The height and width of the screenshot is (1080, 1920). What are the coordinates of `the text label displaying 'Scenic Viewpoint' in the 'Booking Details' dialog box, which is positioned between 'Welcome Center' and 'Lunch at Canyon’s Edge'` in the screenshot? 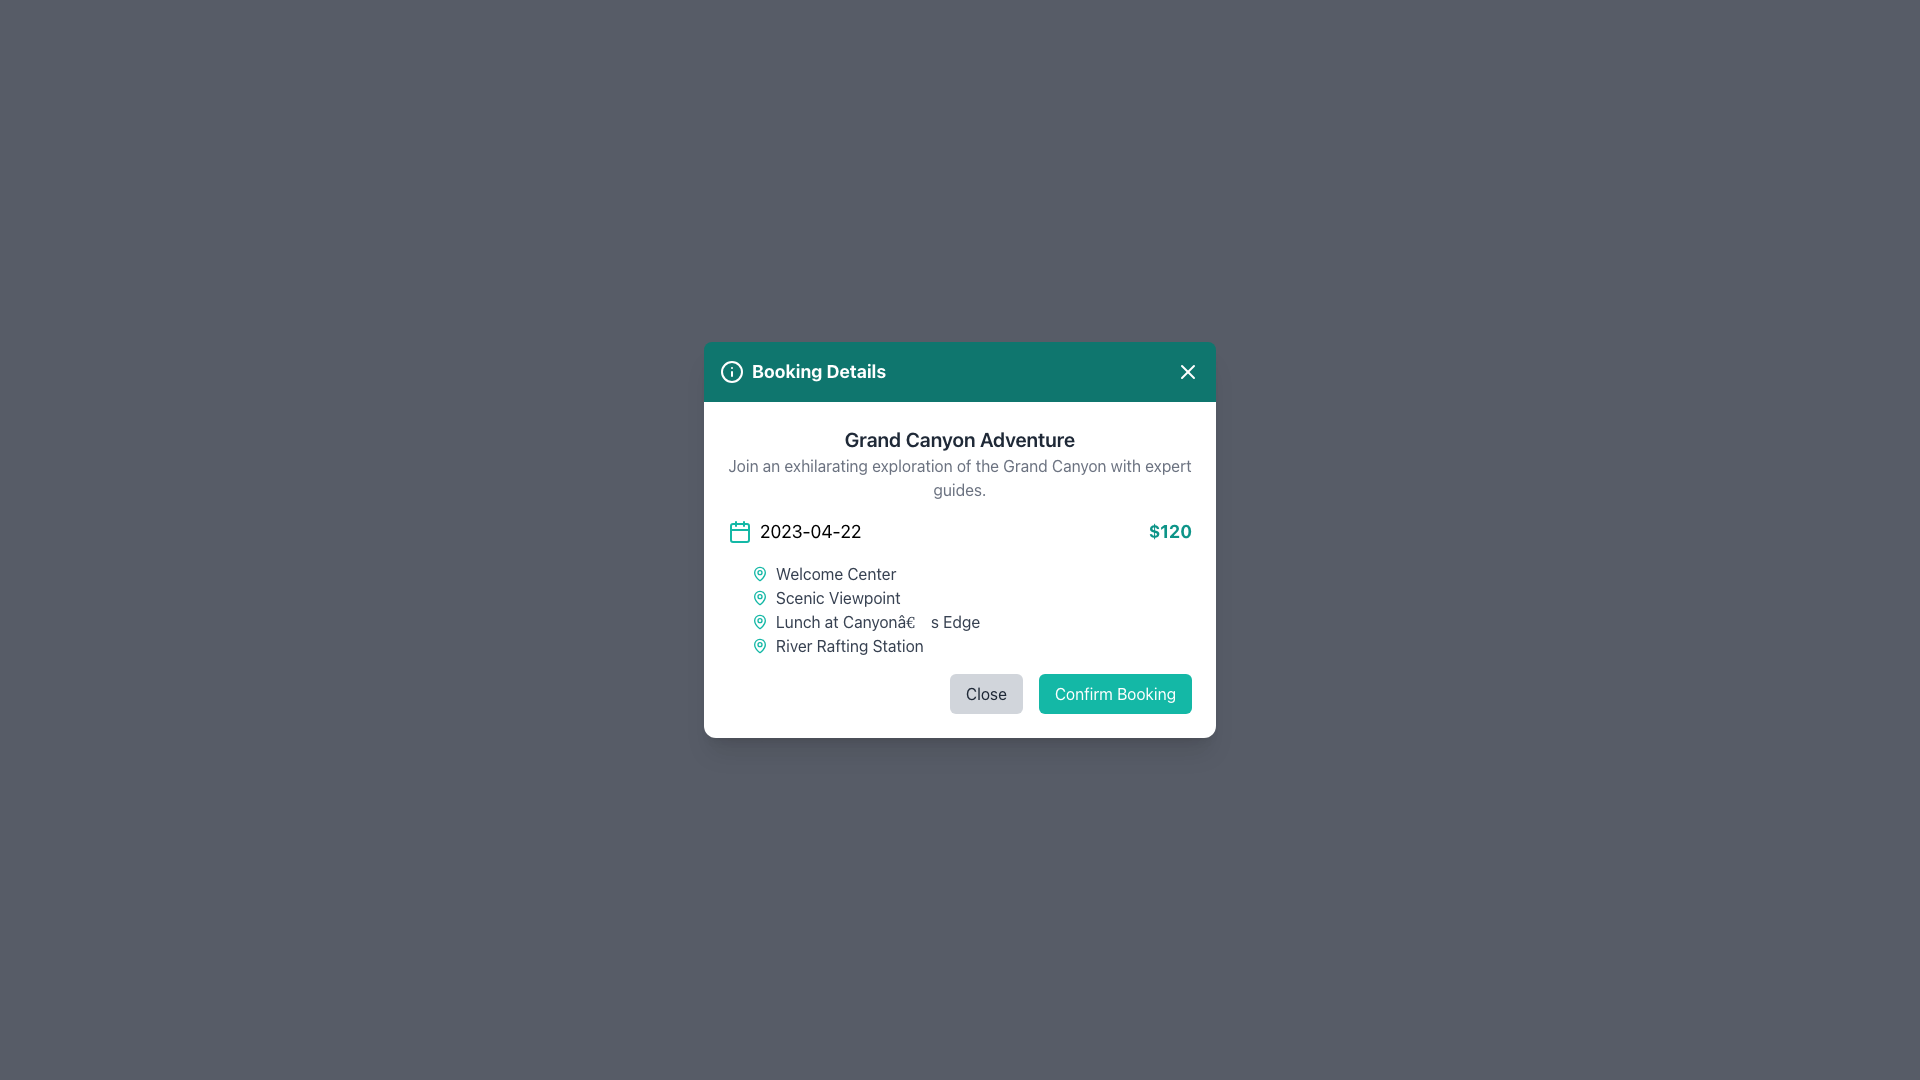 It's located at (838, 596).